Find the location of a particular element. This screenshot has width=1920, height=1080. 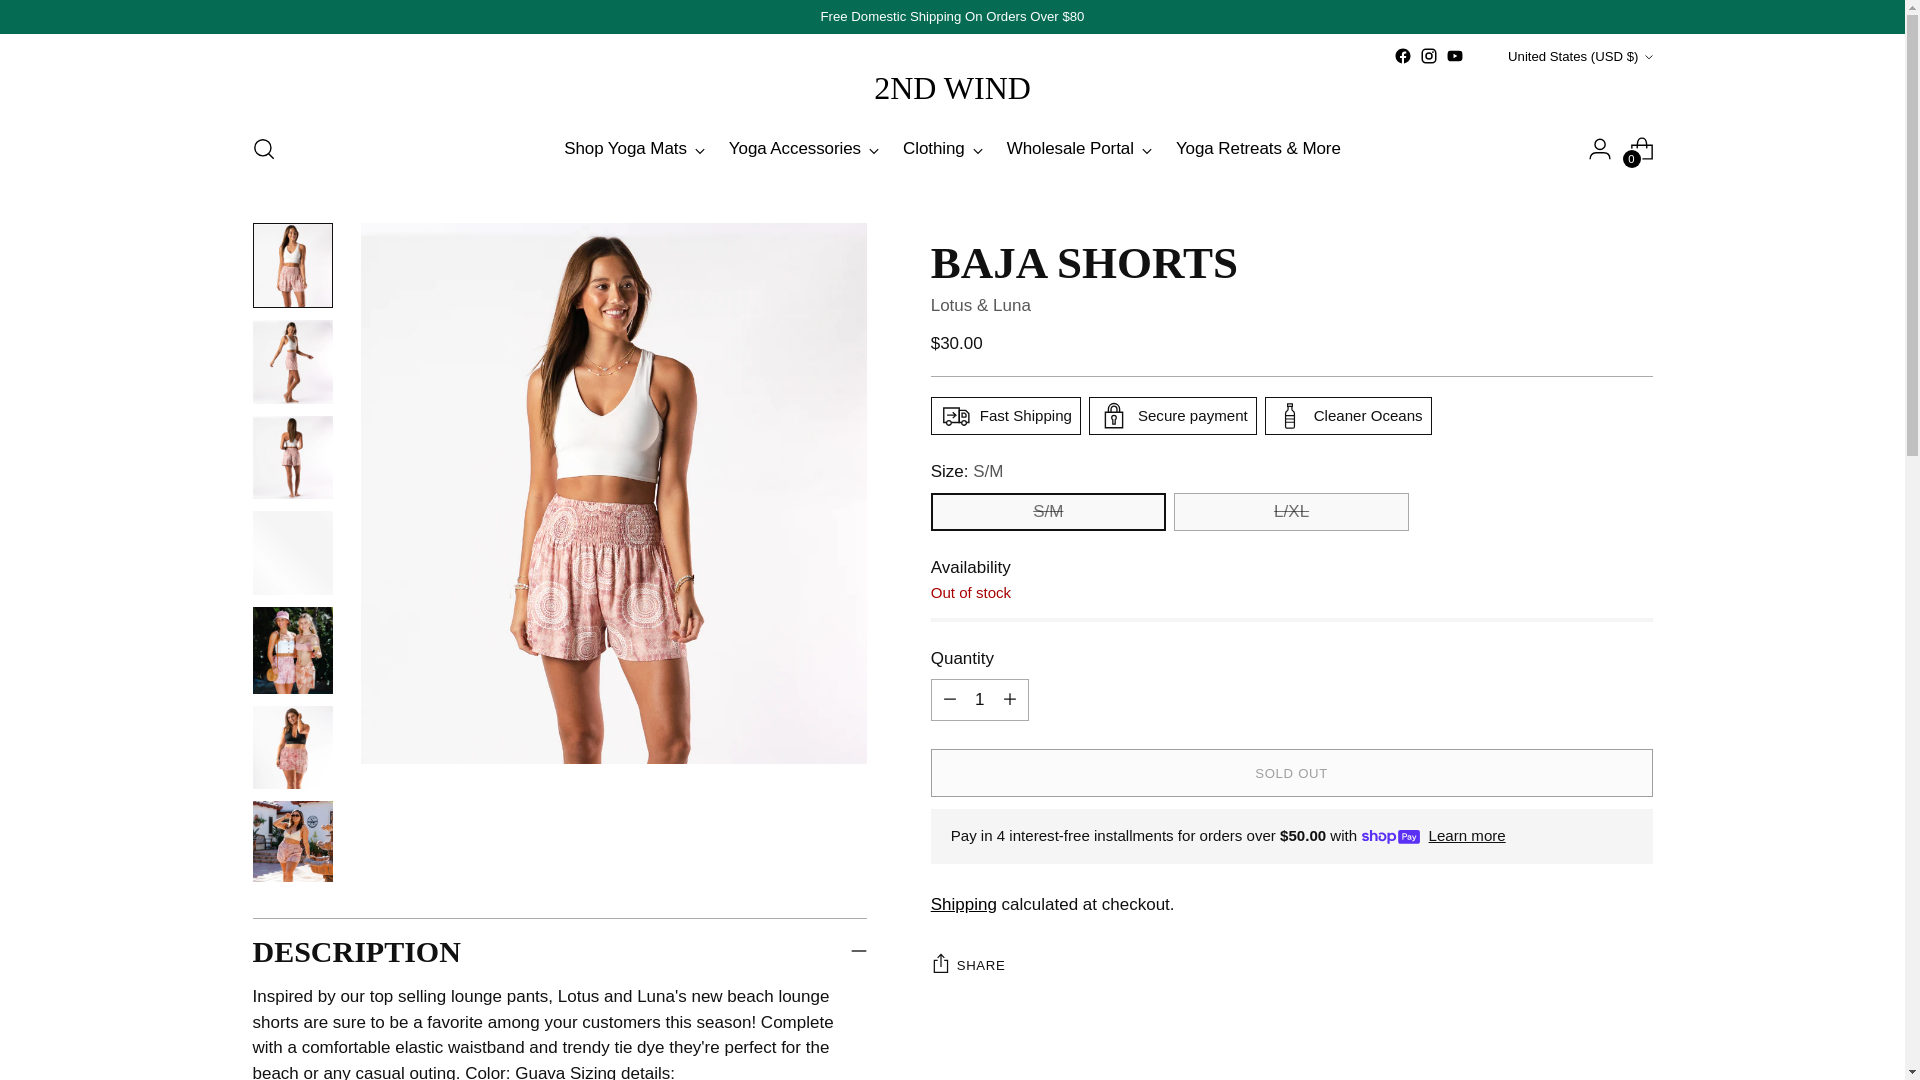

'Yoga Retreats & More' is located at coordinates (1257, 148).